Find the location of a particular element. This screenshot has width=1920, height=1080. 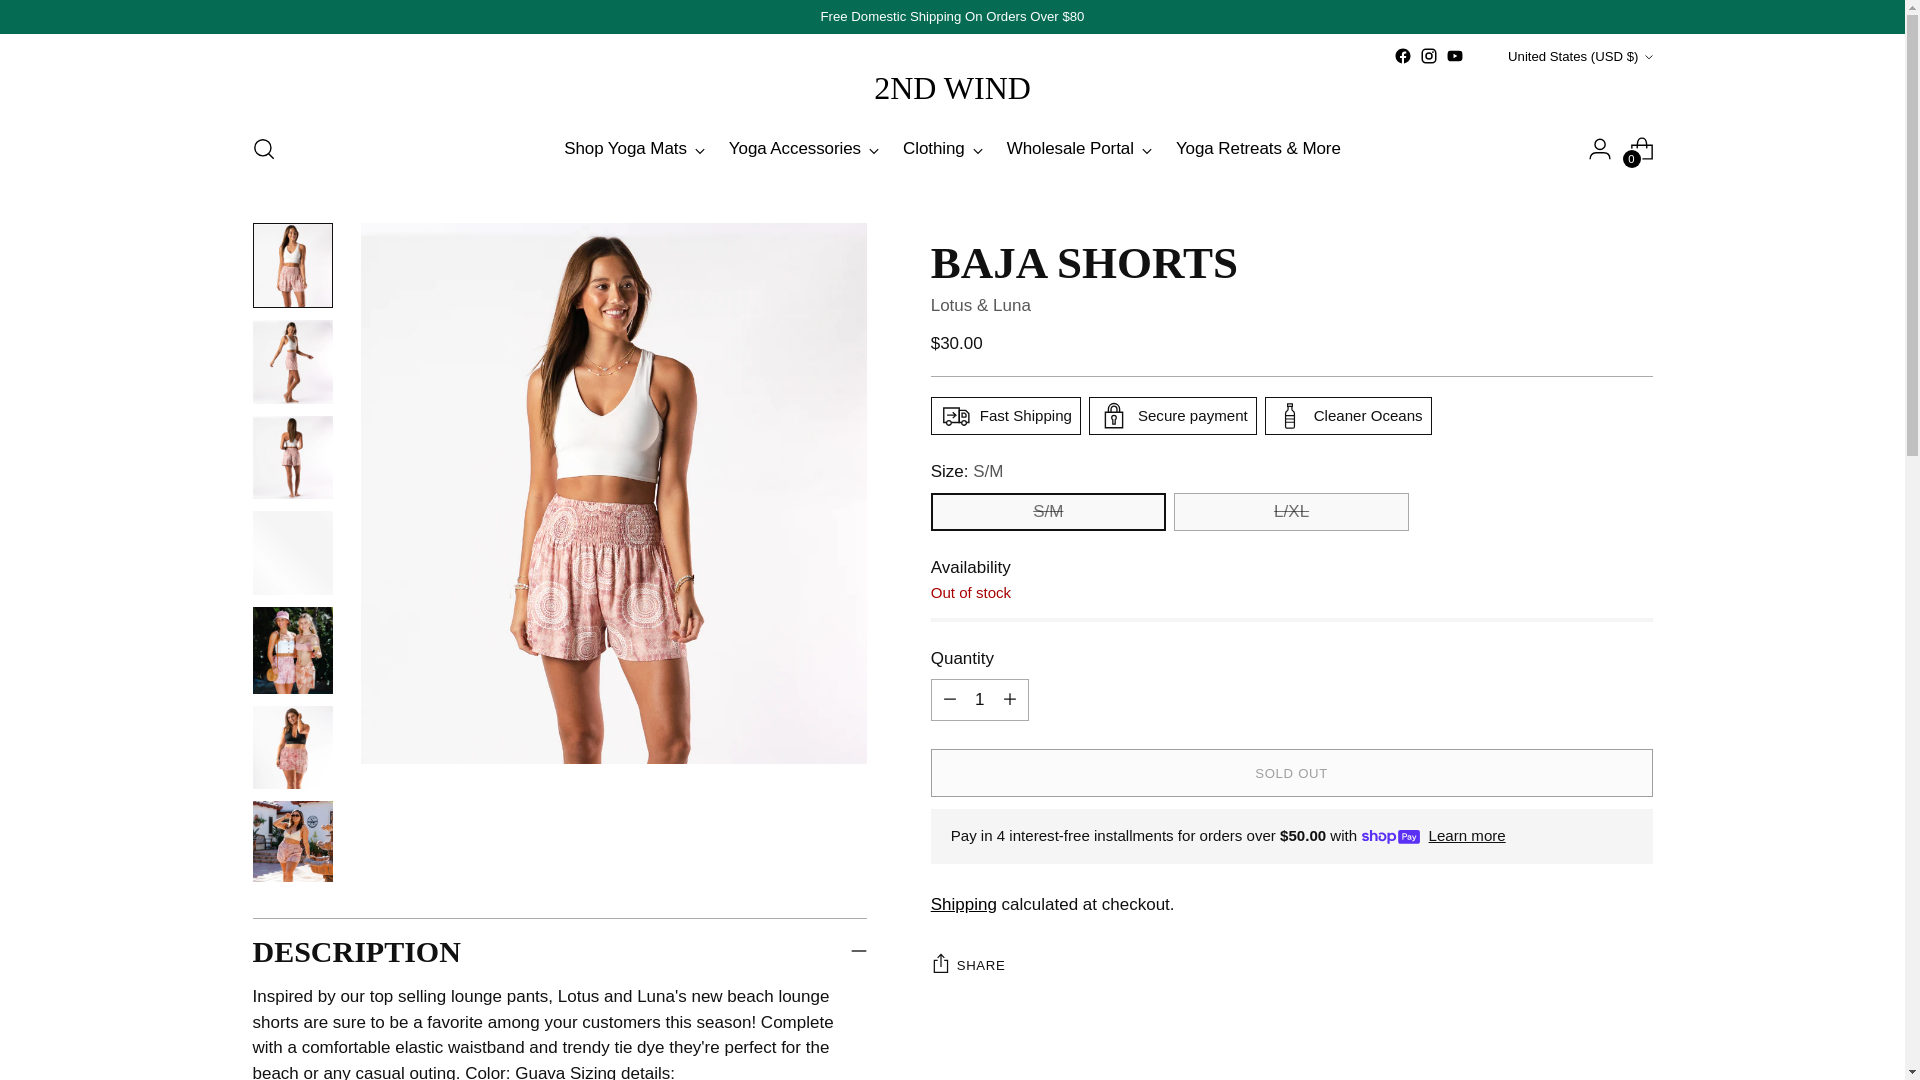

'Yoga Retreats & More' is located at coordinates (1257, 148).